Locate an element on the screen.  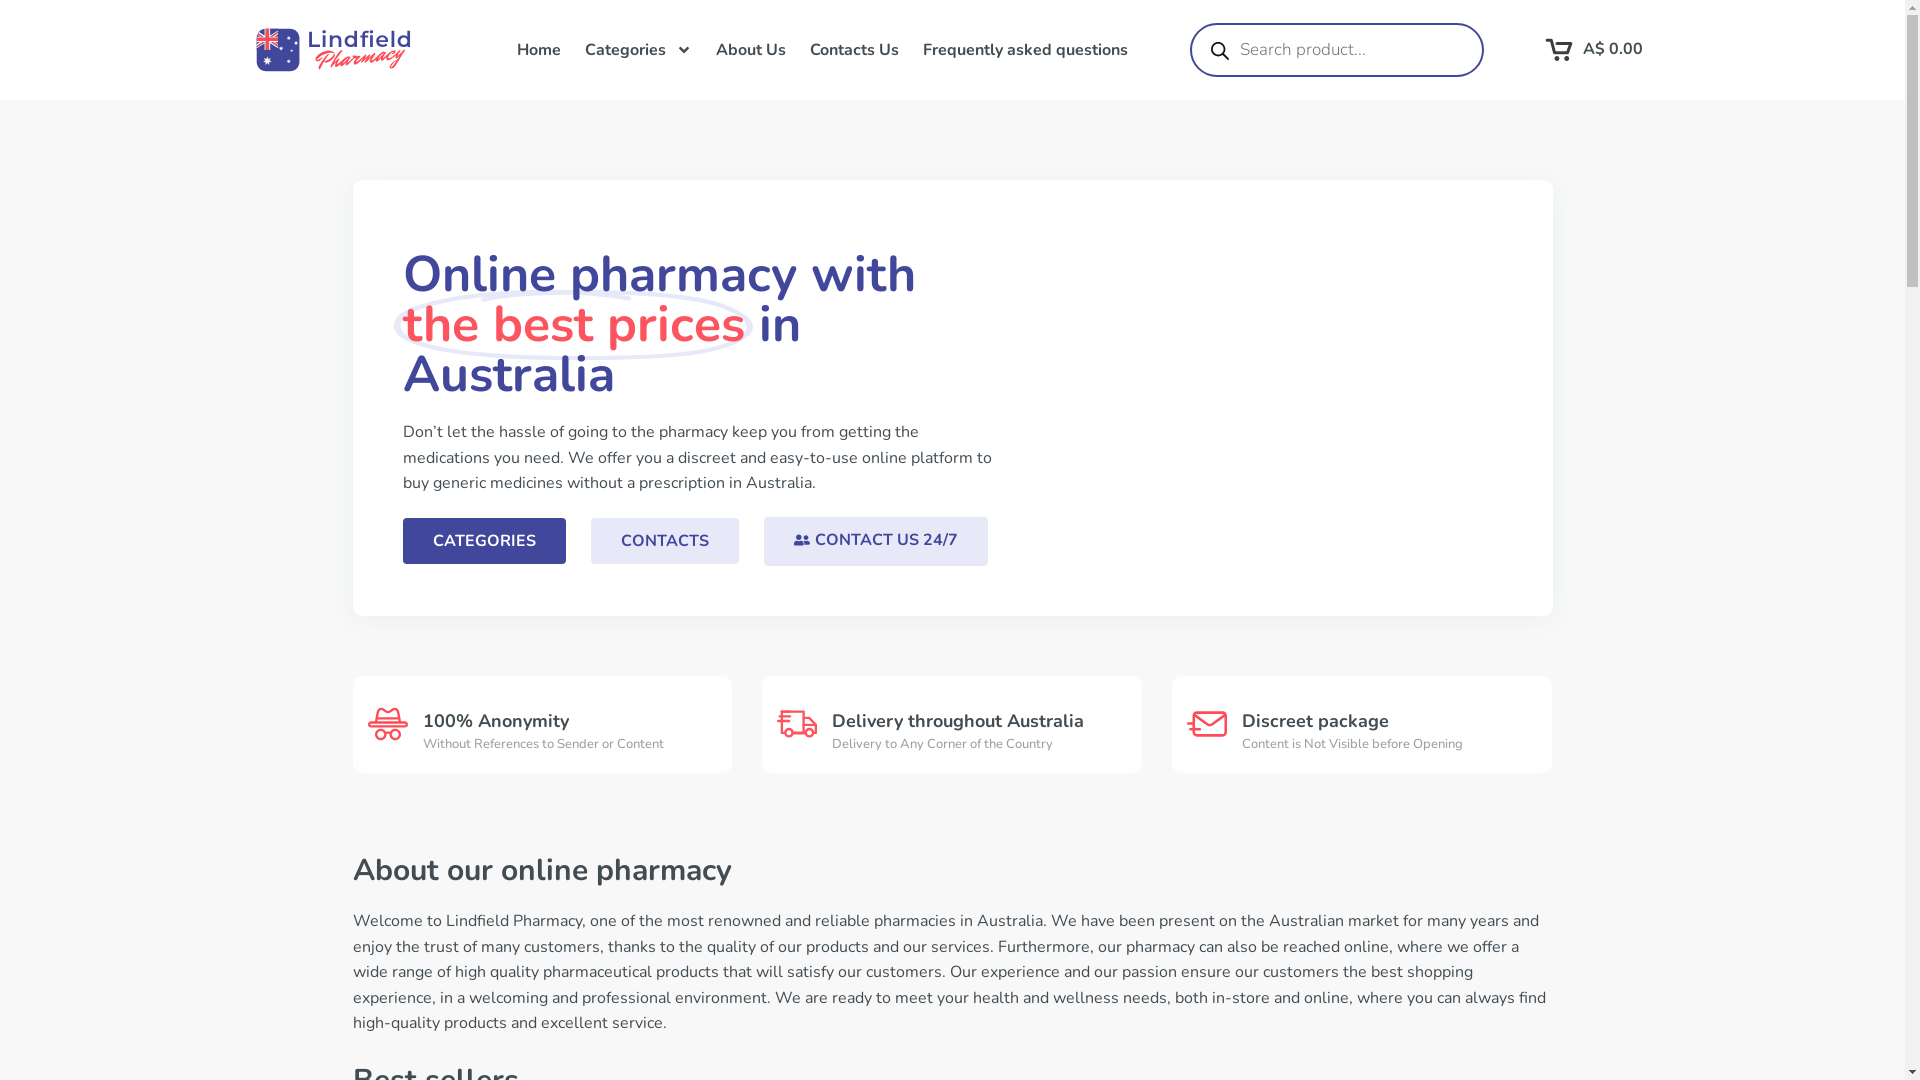
'Categories' is located at coordinates (636, 49).